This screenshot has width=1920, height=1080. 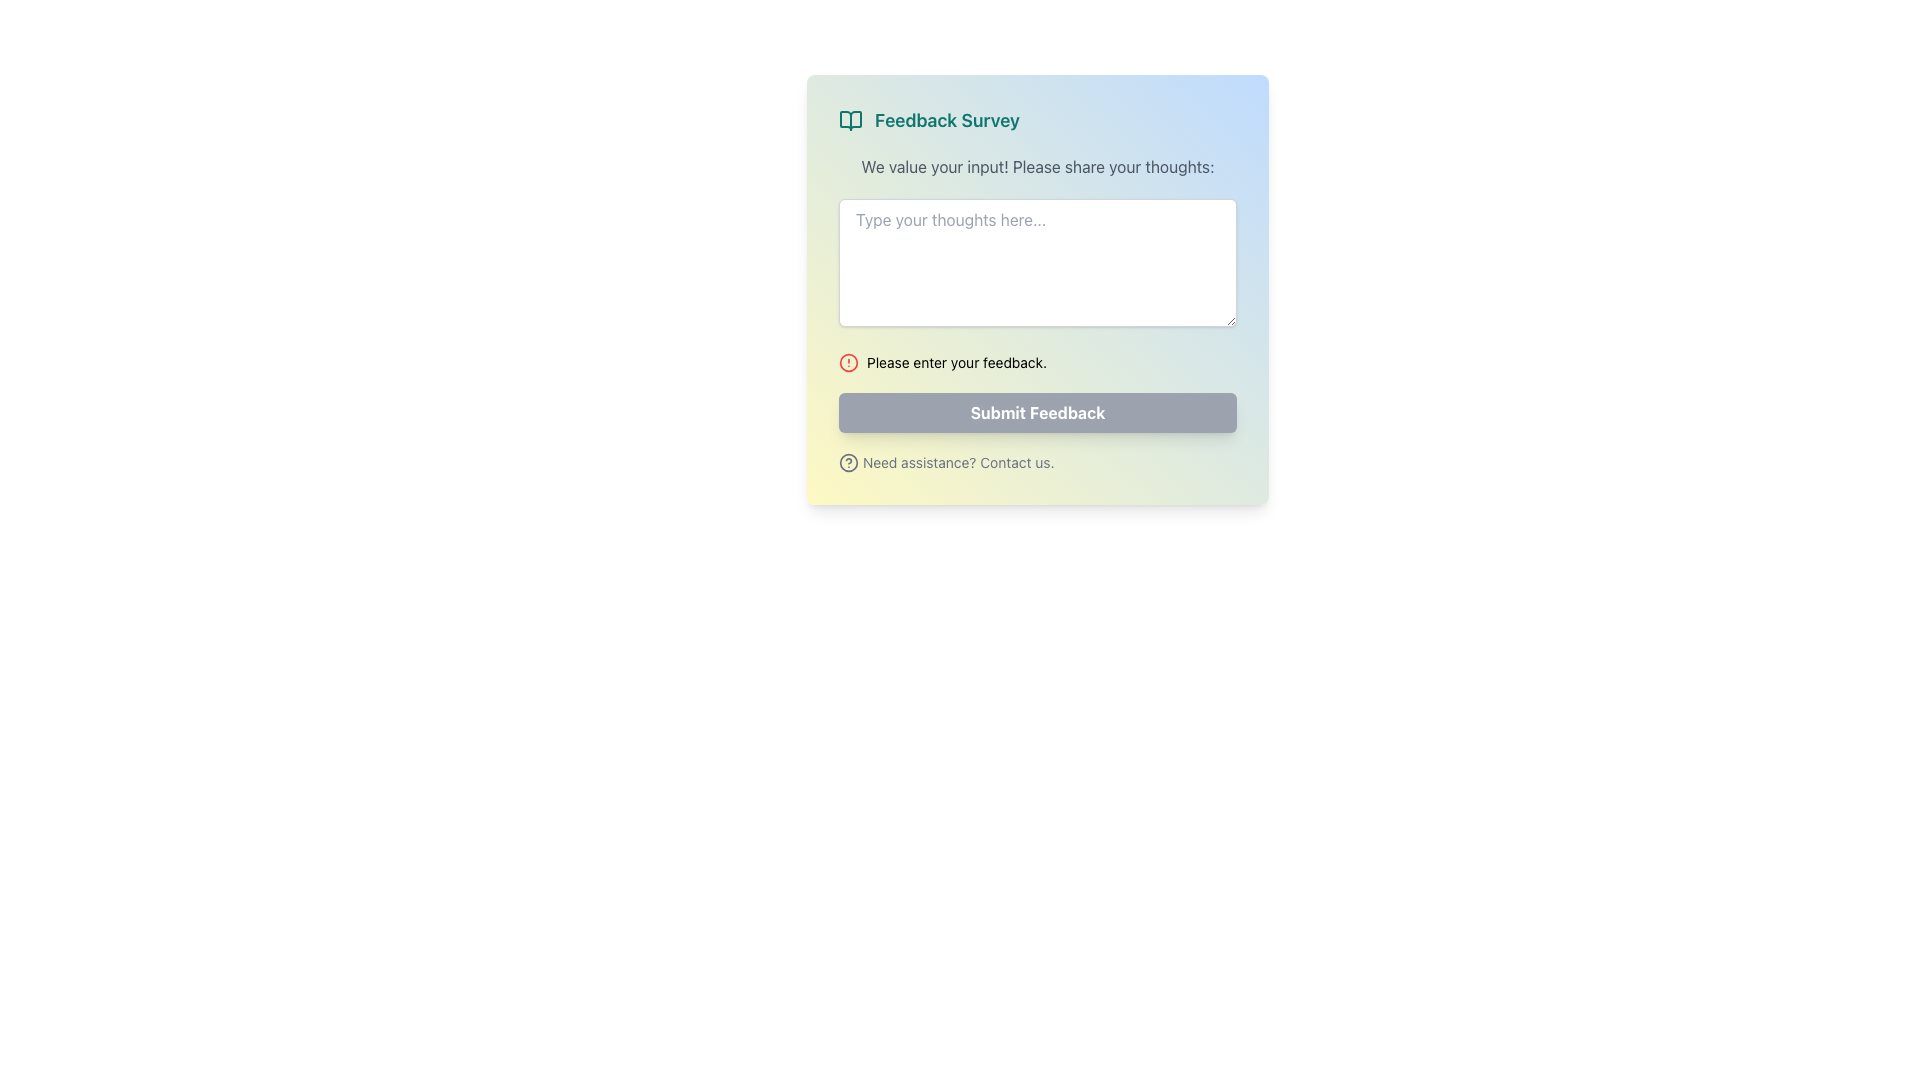 What do you see at coordinates (850, 120) in the screenshot?
I see `the open book icon located to the left of the 'Feedback Survey' header text within the feedback widget` at bounding box center [850, 120].